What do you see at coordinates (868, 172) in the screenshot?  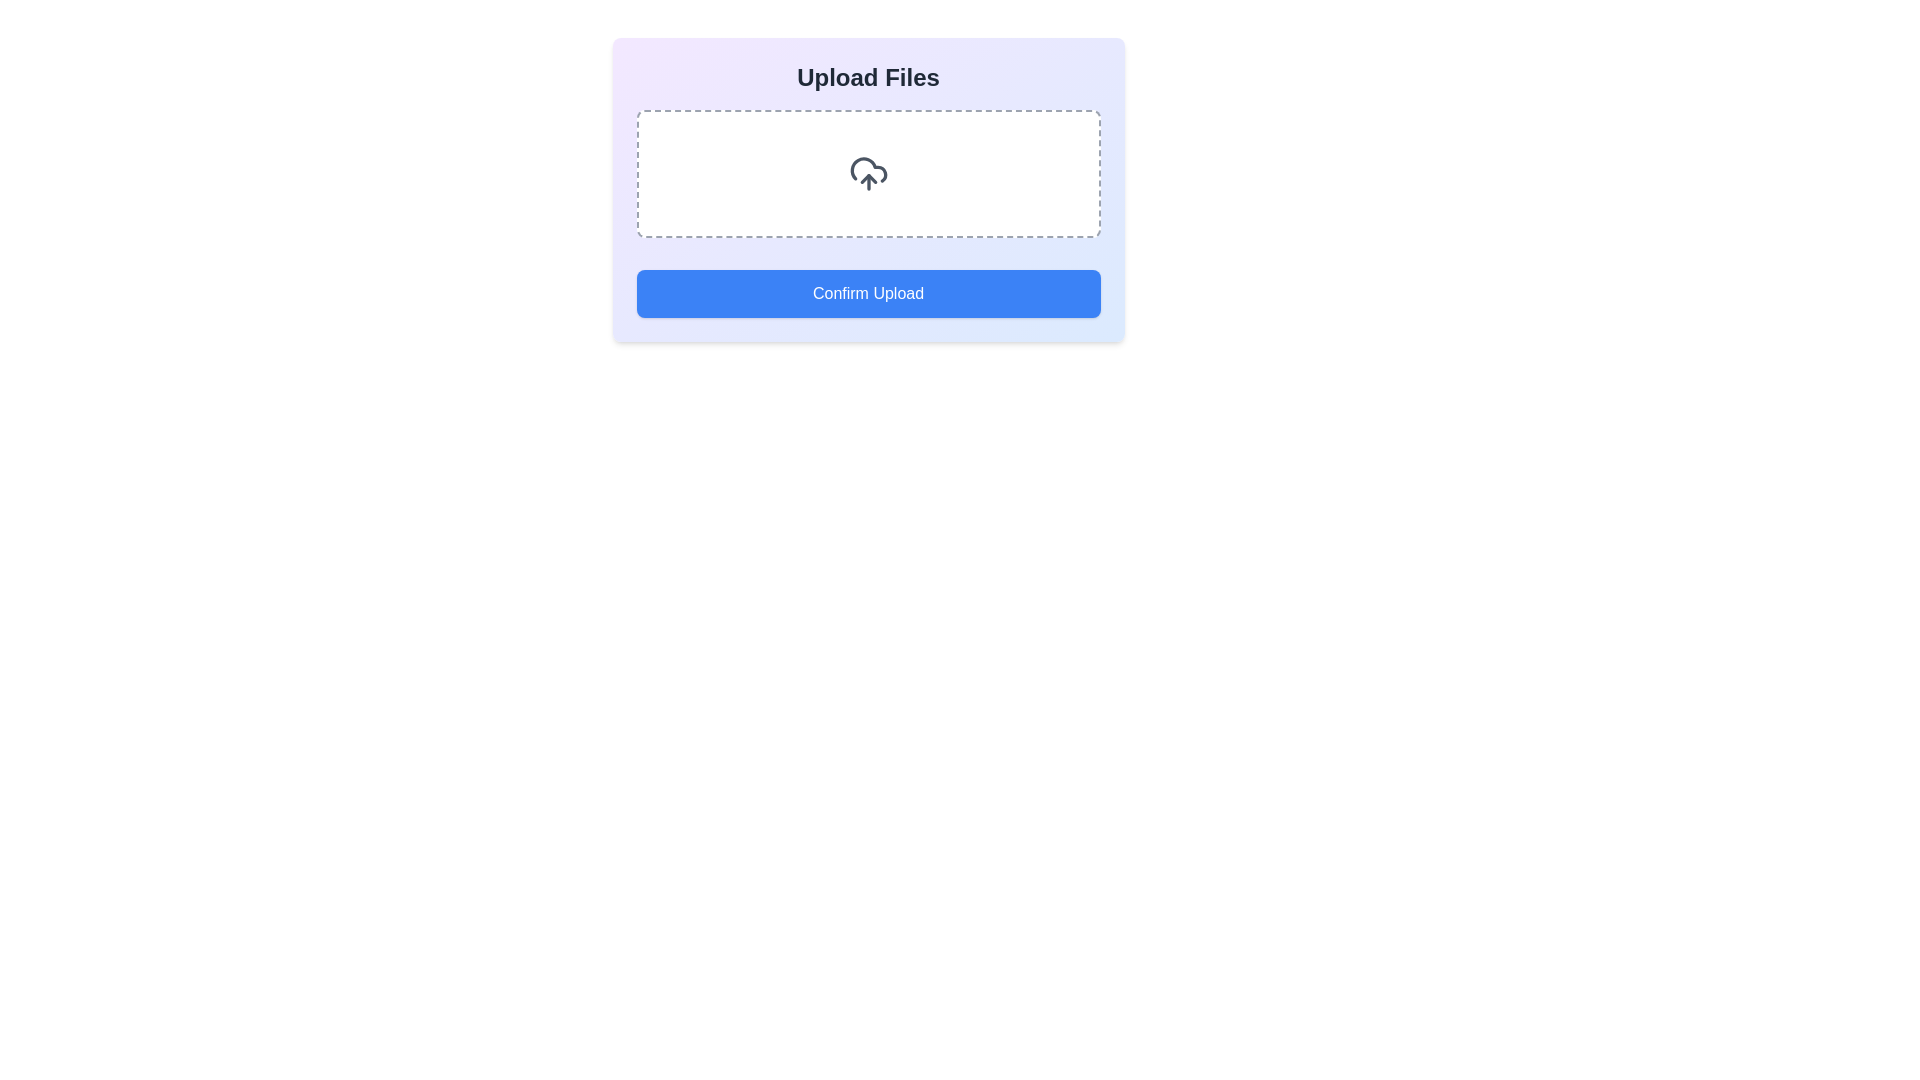 I see `a file over the file upload icon, which is visually represented by a dashed-bordered rectangle located below the 'Upload Files' text and above the 'Confirm Upload' button` at bounding box center [868, 172].